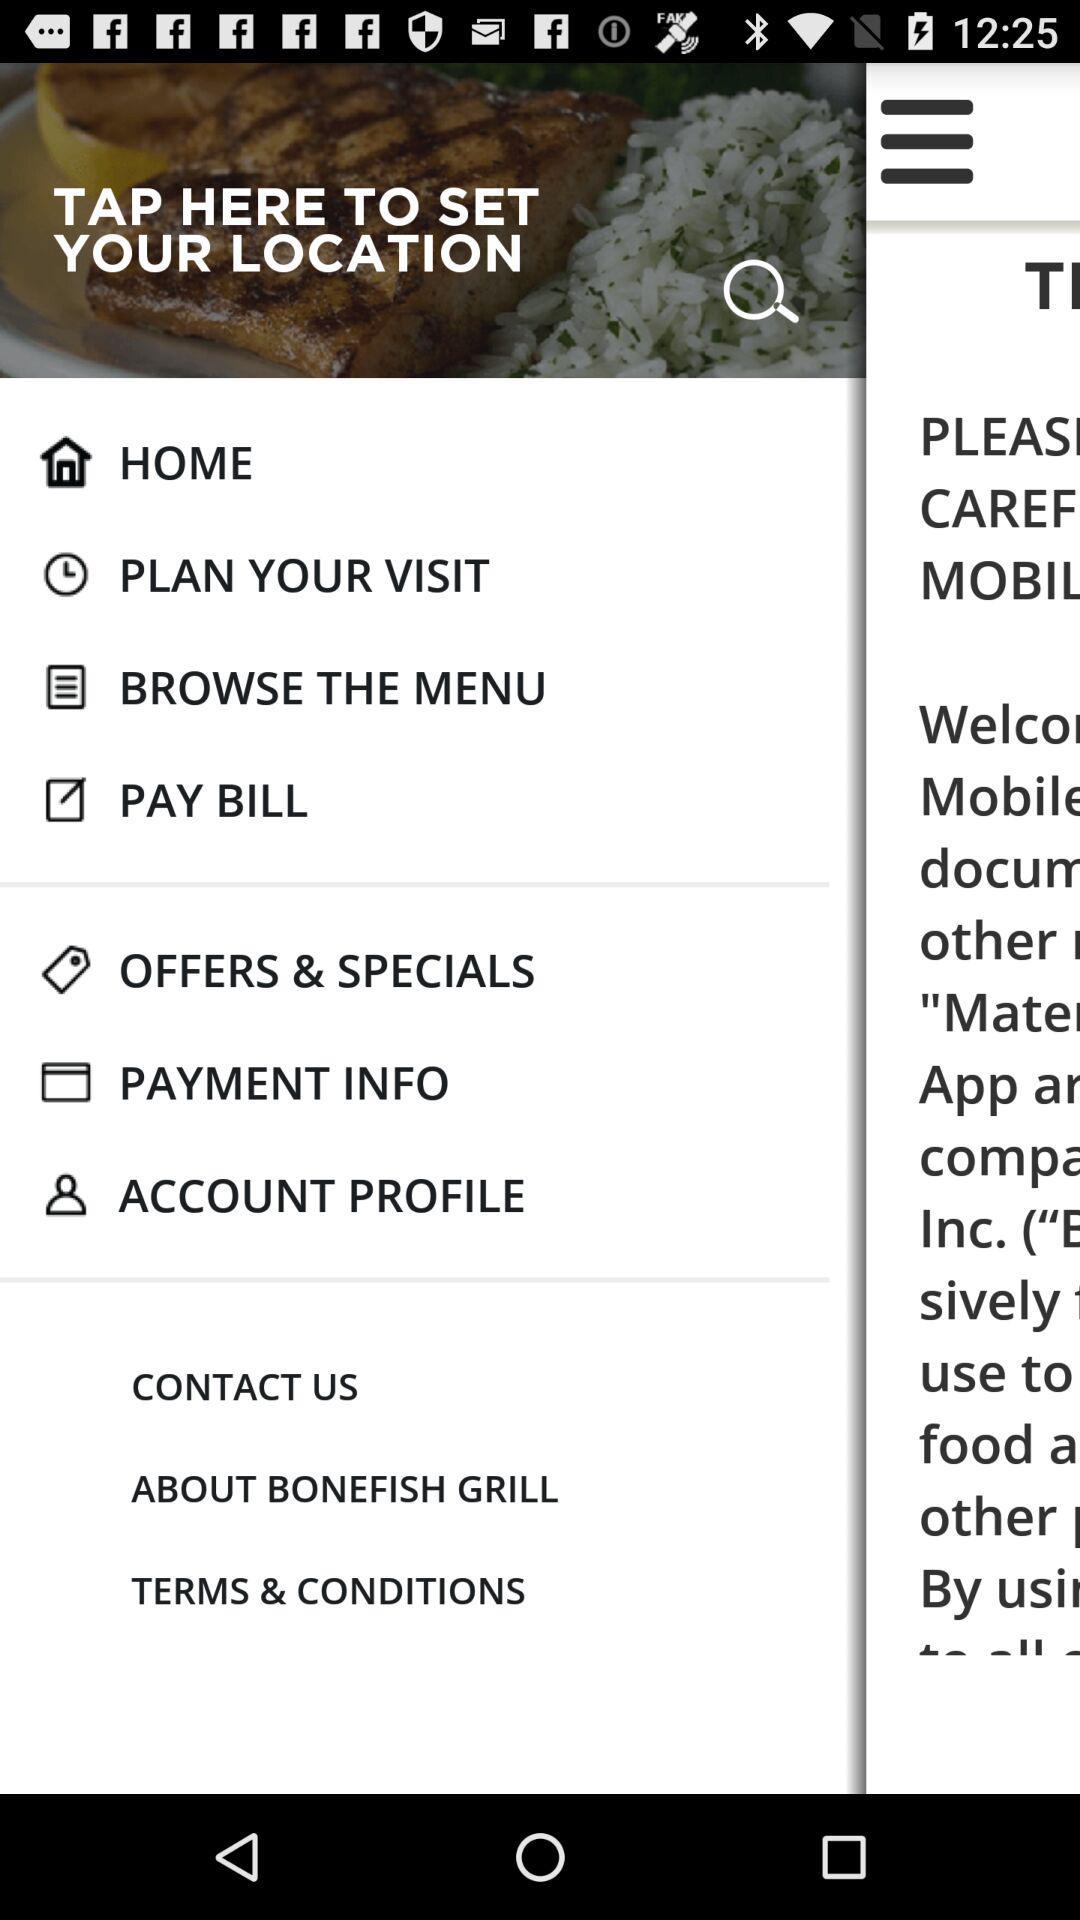  What do you see at coordinates (321, 1194) in the screenshot?
I see `the item to the left of please read these icon` at bounding box center [321, 1194].